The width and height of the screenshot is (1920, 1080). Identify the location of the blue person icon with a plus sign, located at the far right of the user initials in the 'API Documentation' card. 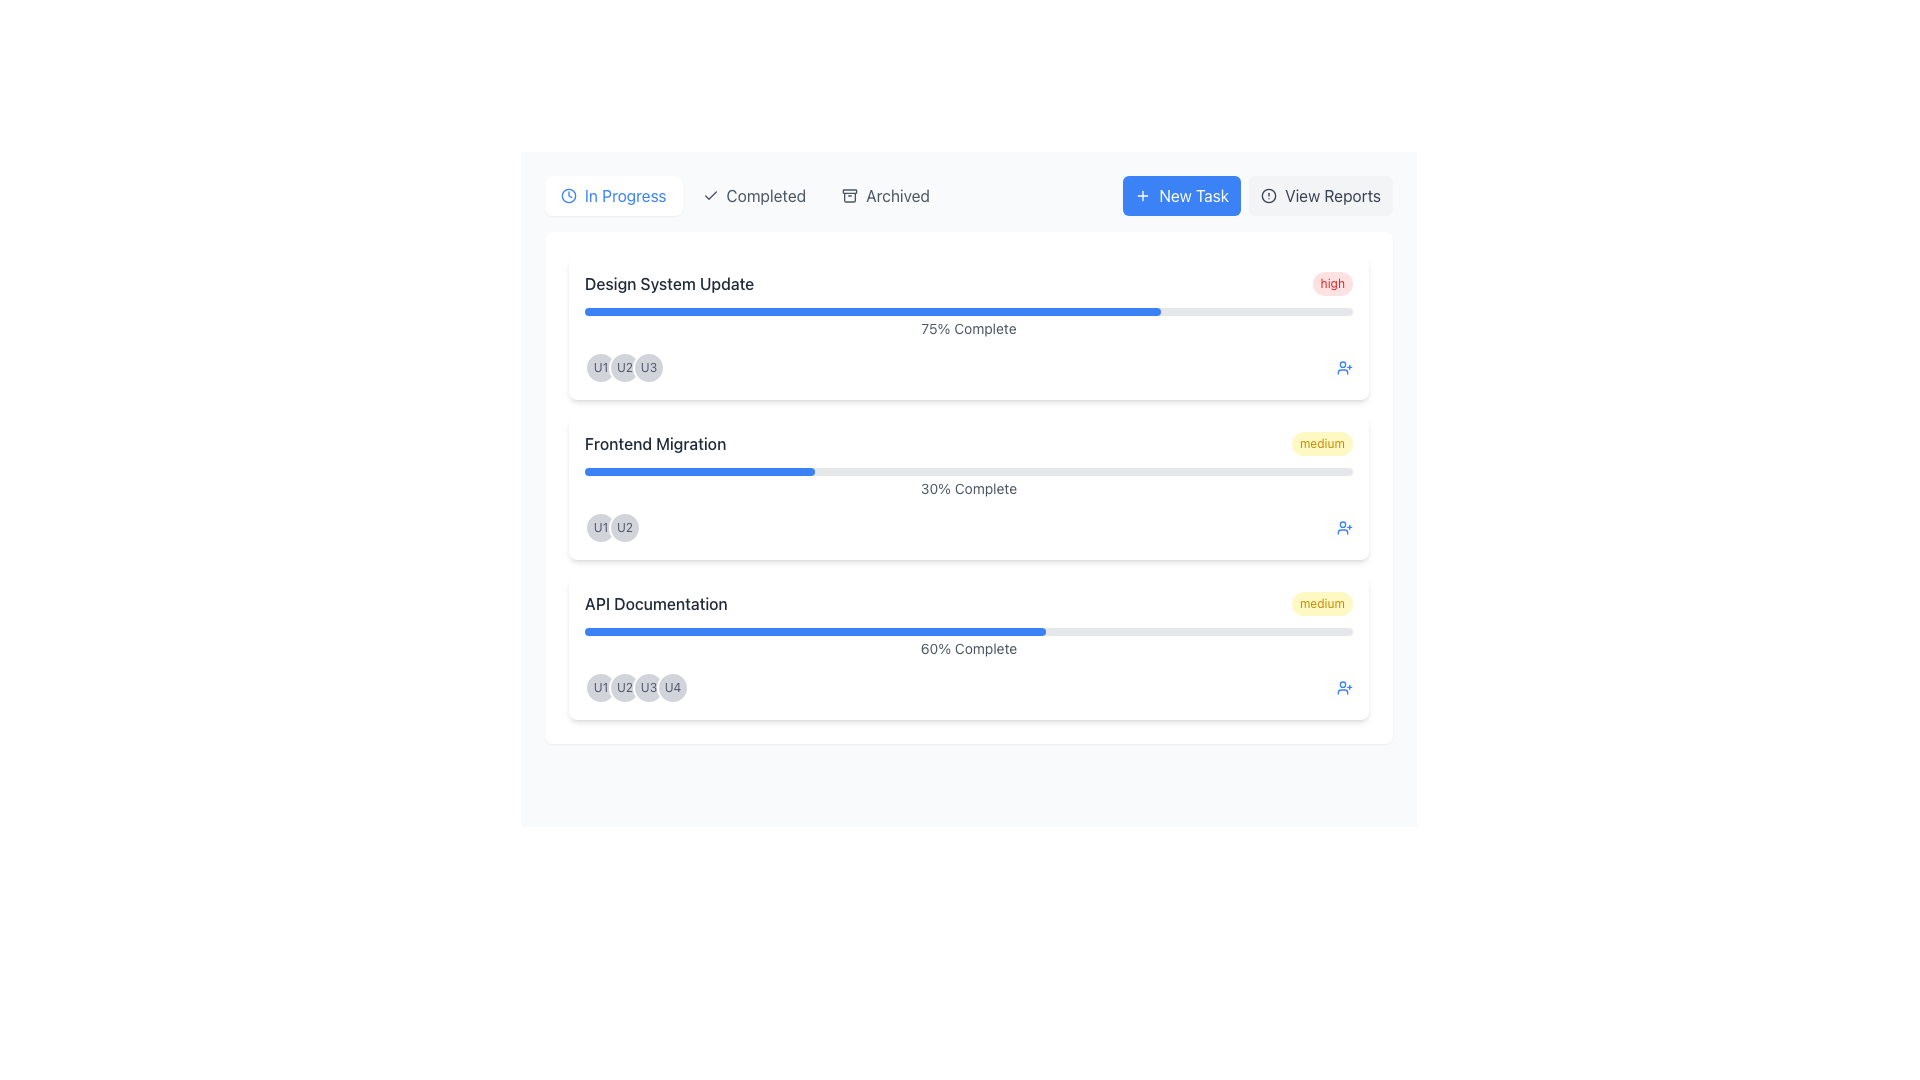
(1344, 686).